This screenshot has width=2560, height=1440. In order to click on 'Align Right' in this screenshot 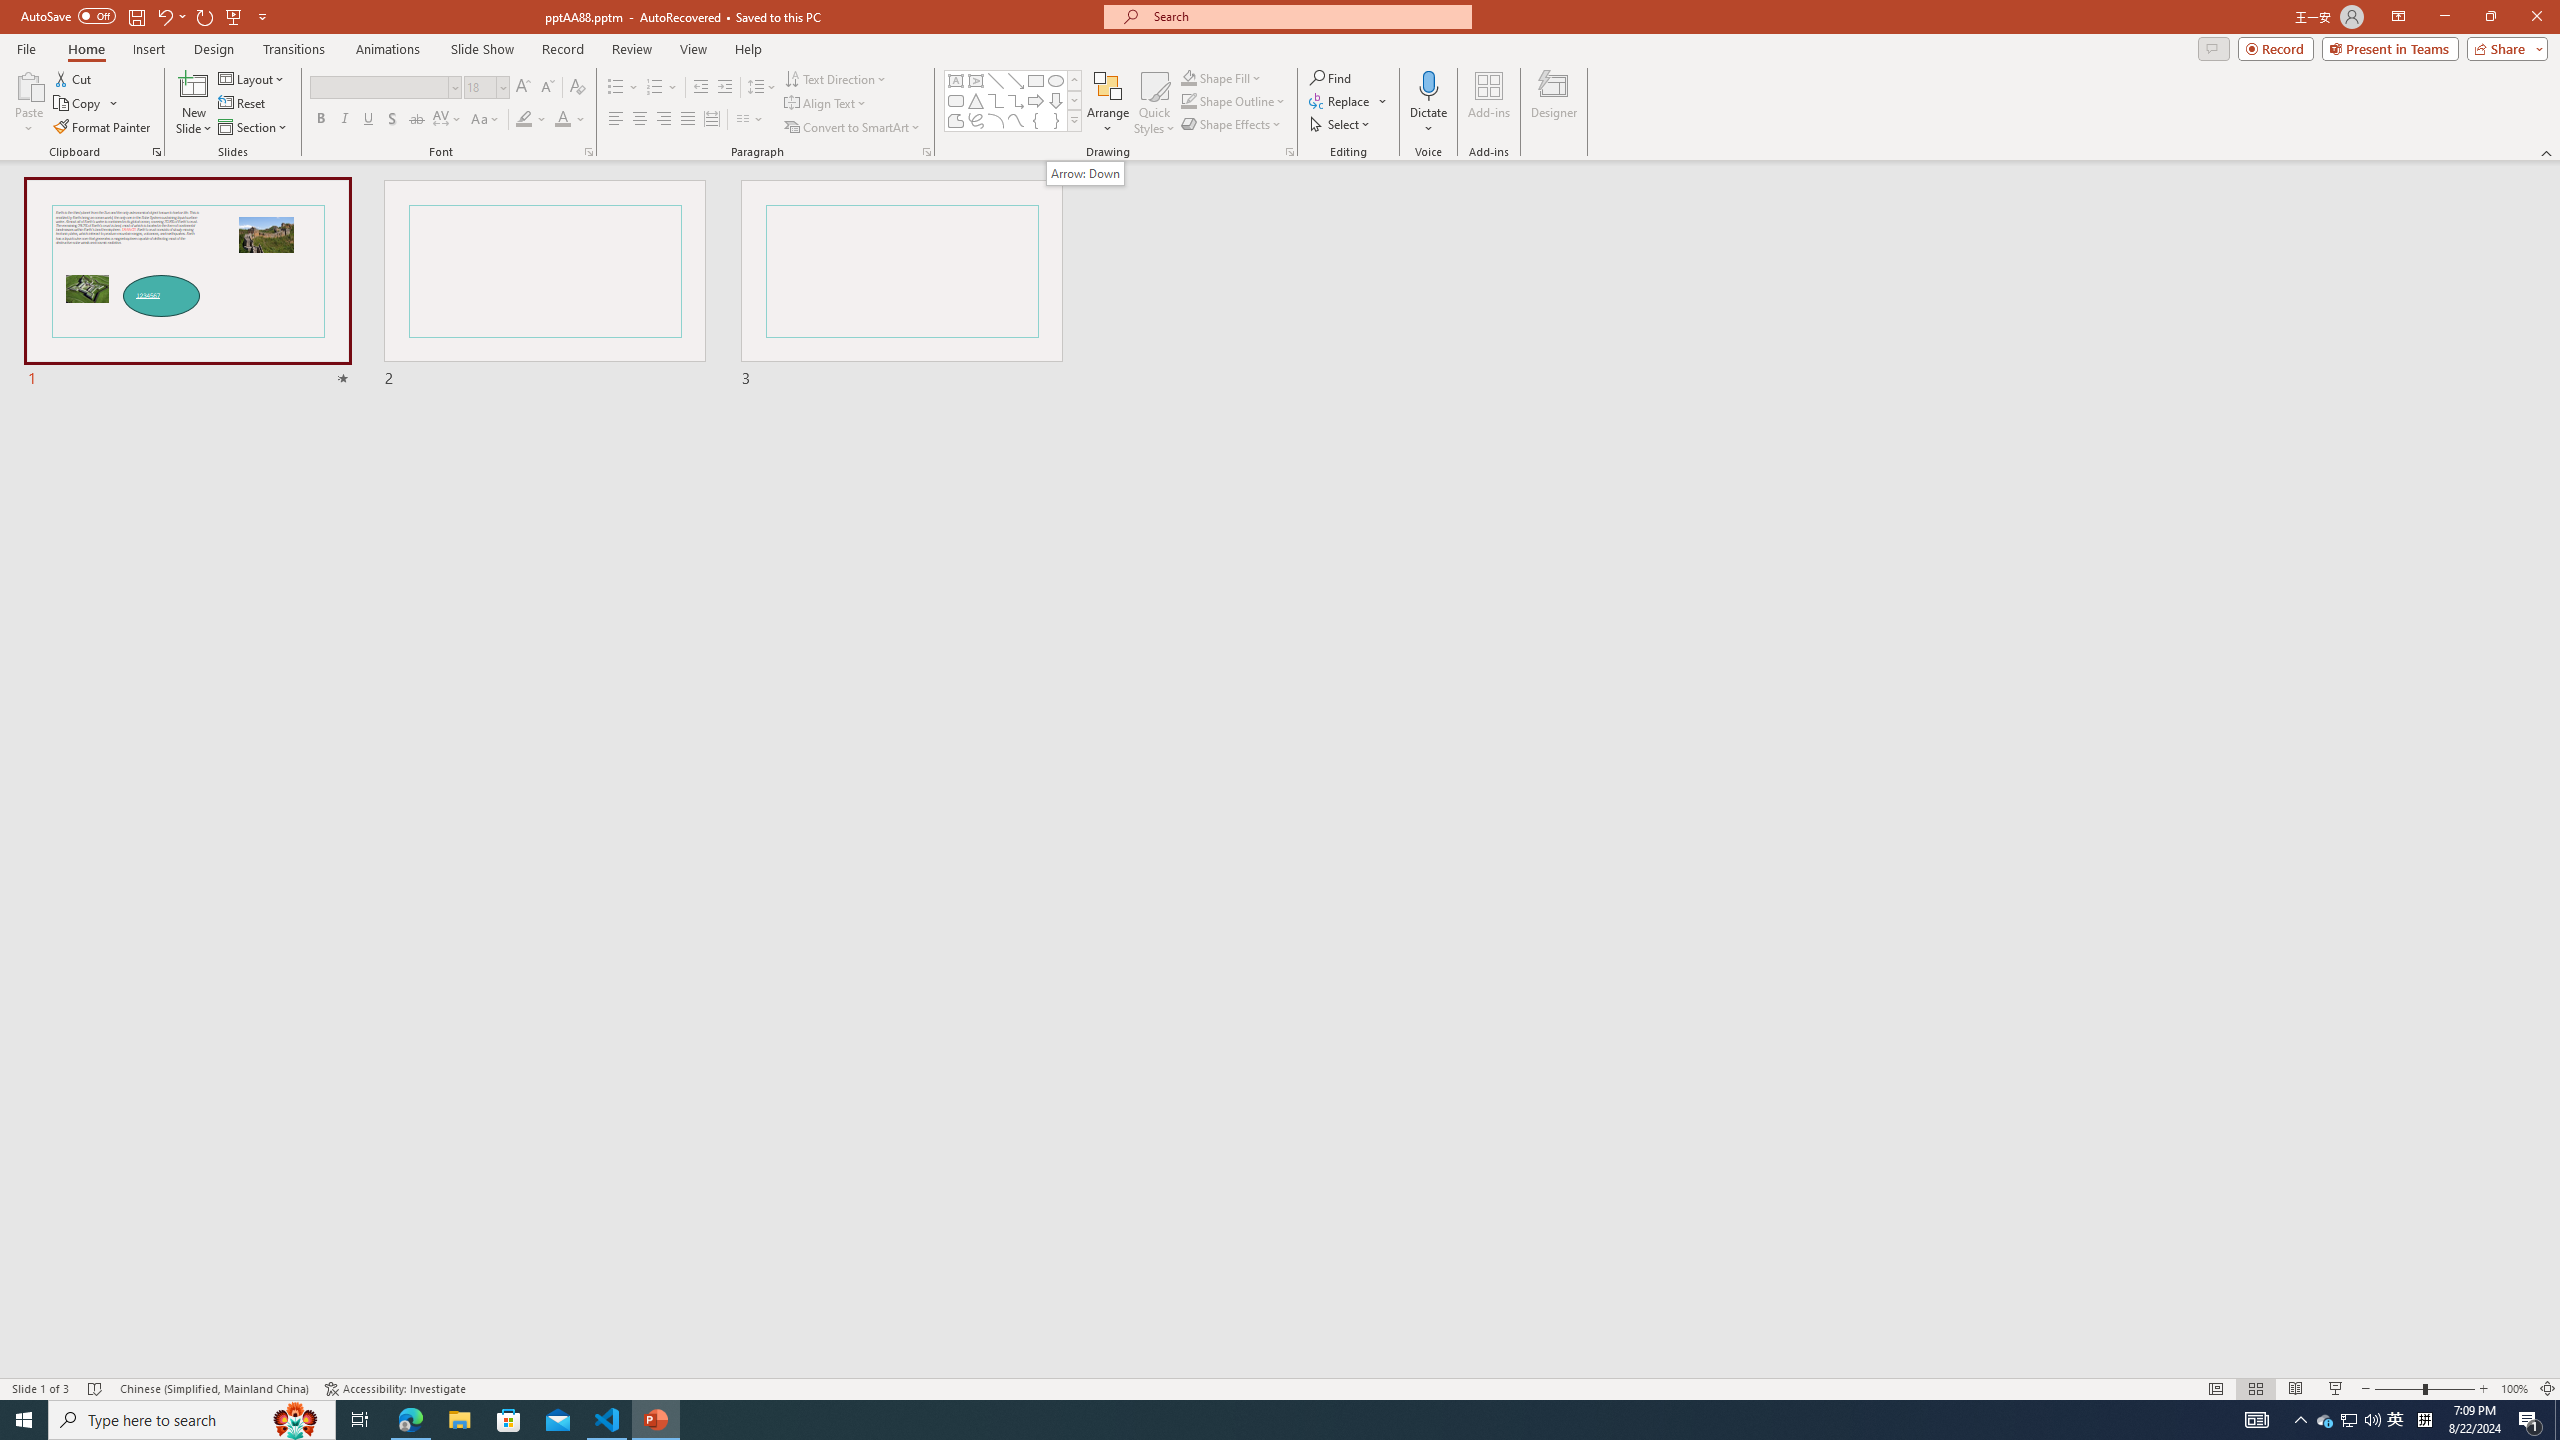, I will do `click(664, 118)`.